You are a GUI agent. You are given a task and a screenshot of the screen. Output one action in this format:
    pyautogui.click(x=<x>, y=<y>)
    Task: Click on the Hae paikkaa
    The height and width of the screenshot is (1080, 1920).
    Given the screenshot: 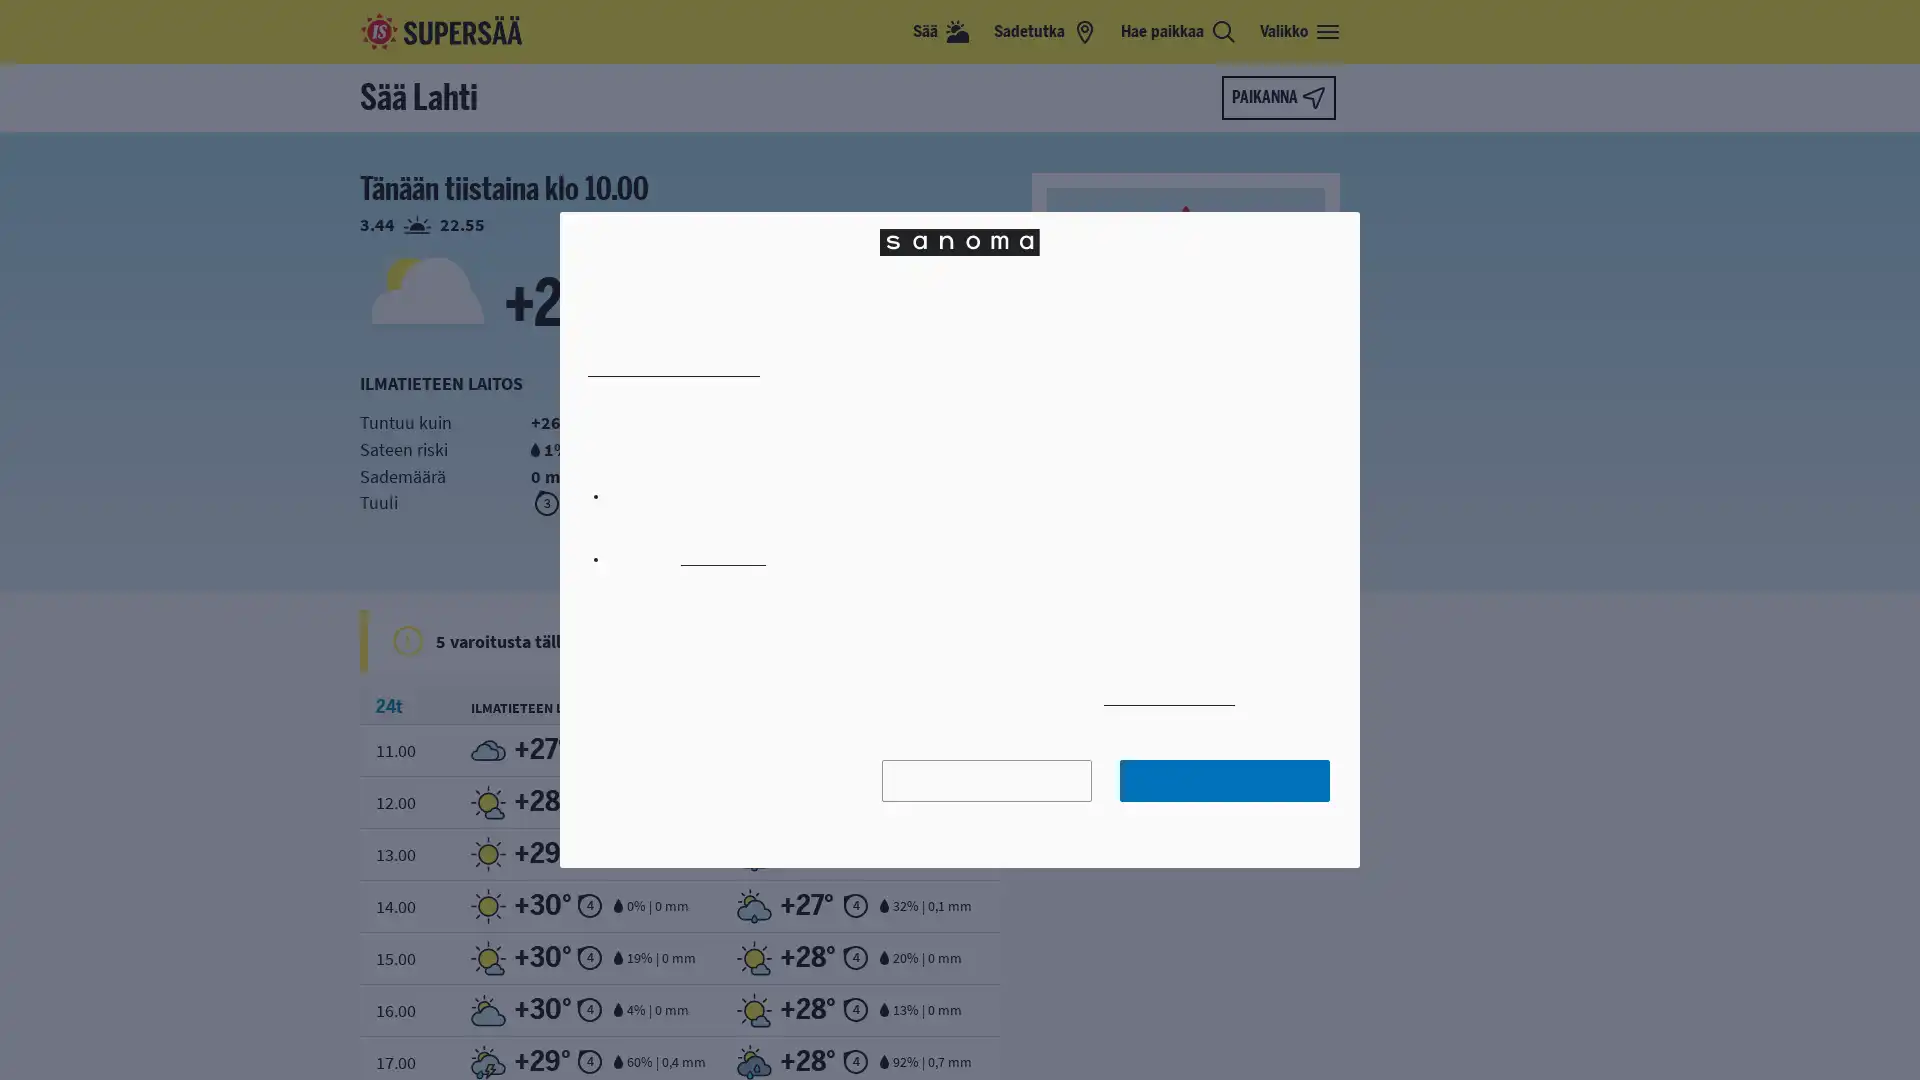 What is the action you would take?
    pyautogui.click(x=1178, y=31)
    